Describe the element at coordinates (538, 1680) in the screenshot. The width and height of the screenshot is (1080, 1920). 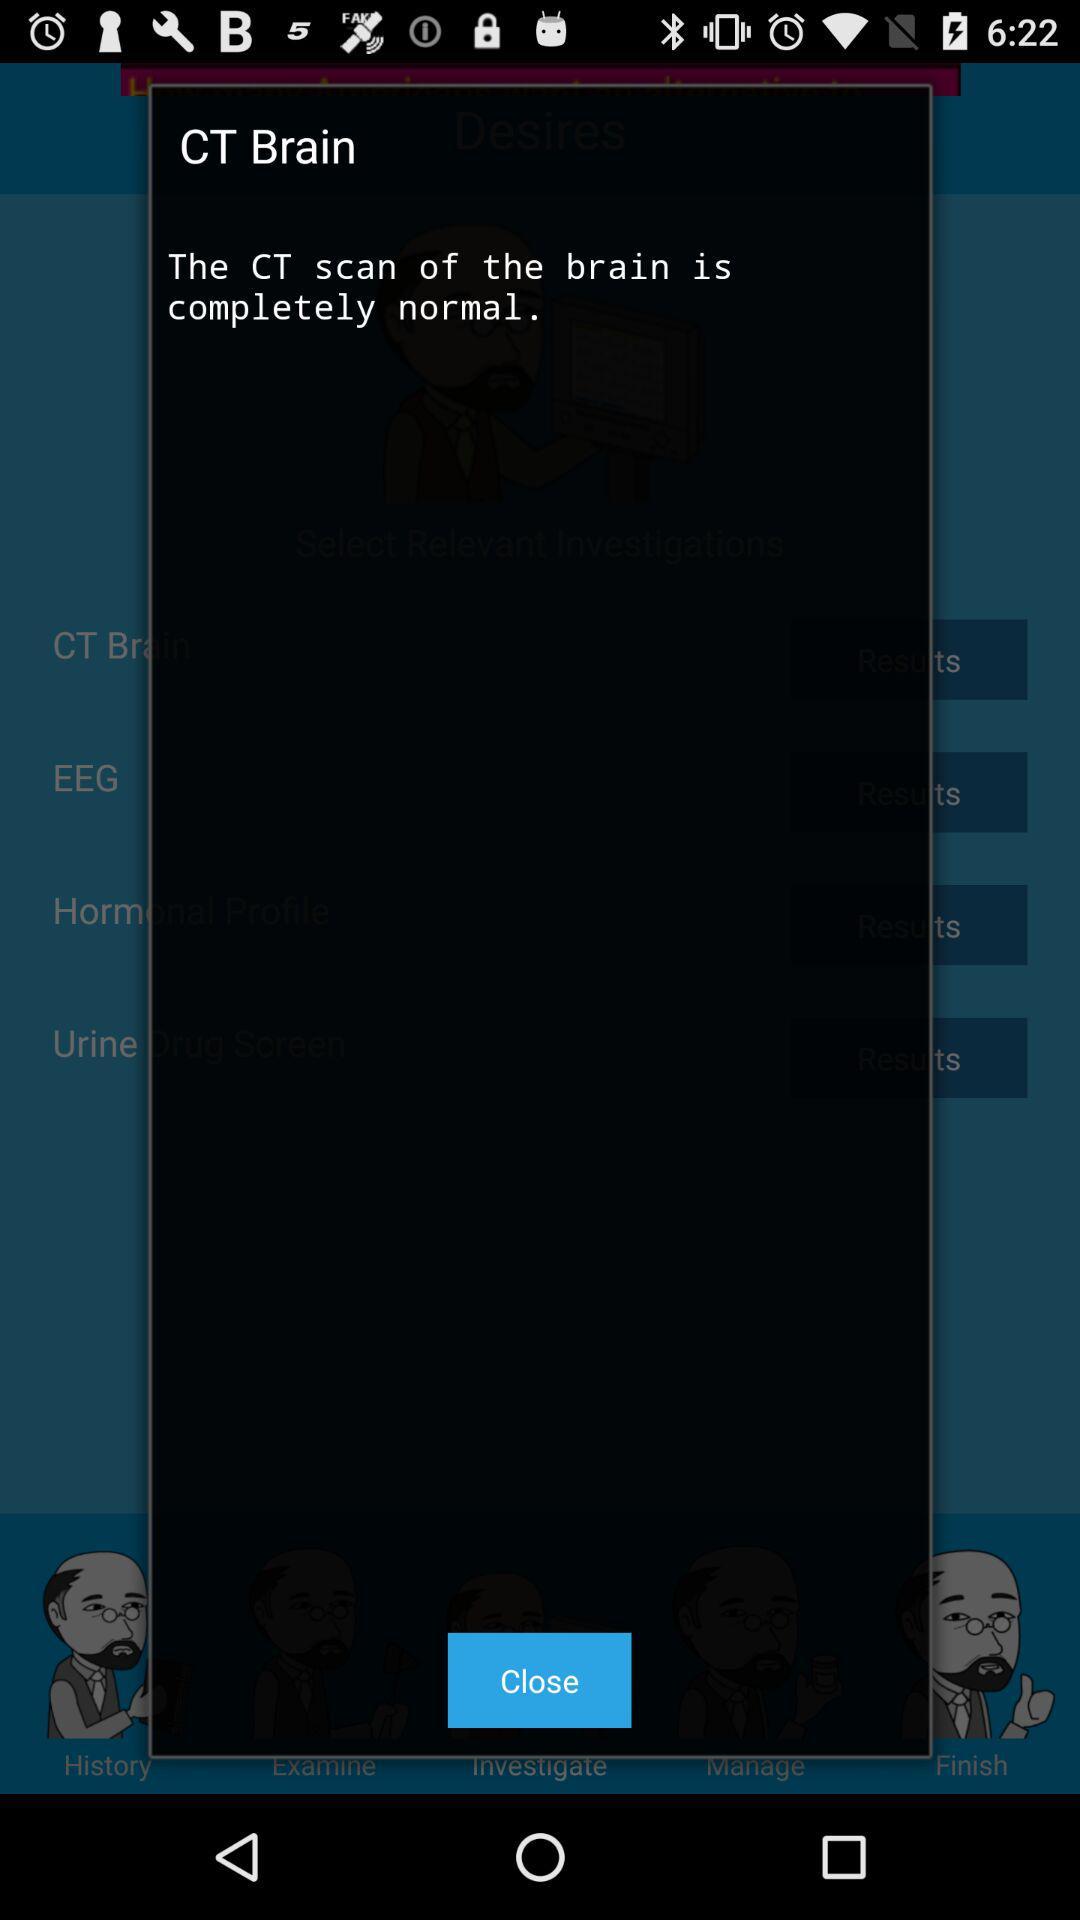
I see `the close item` at that location.